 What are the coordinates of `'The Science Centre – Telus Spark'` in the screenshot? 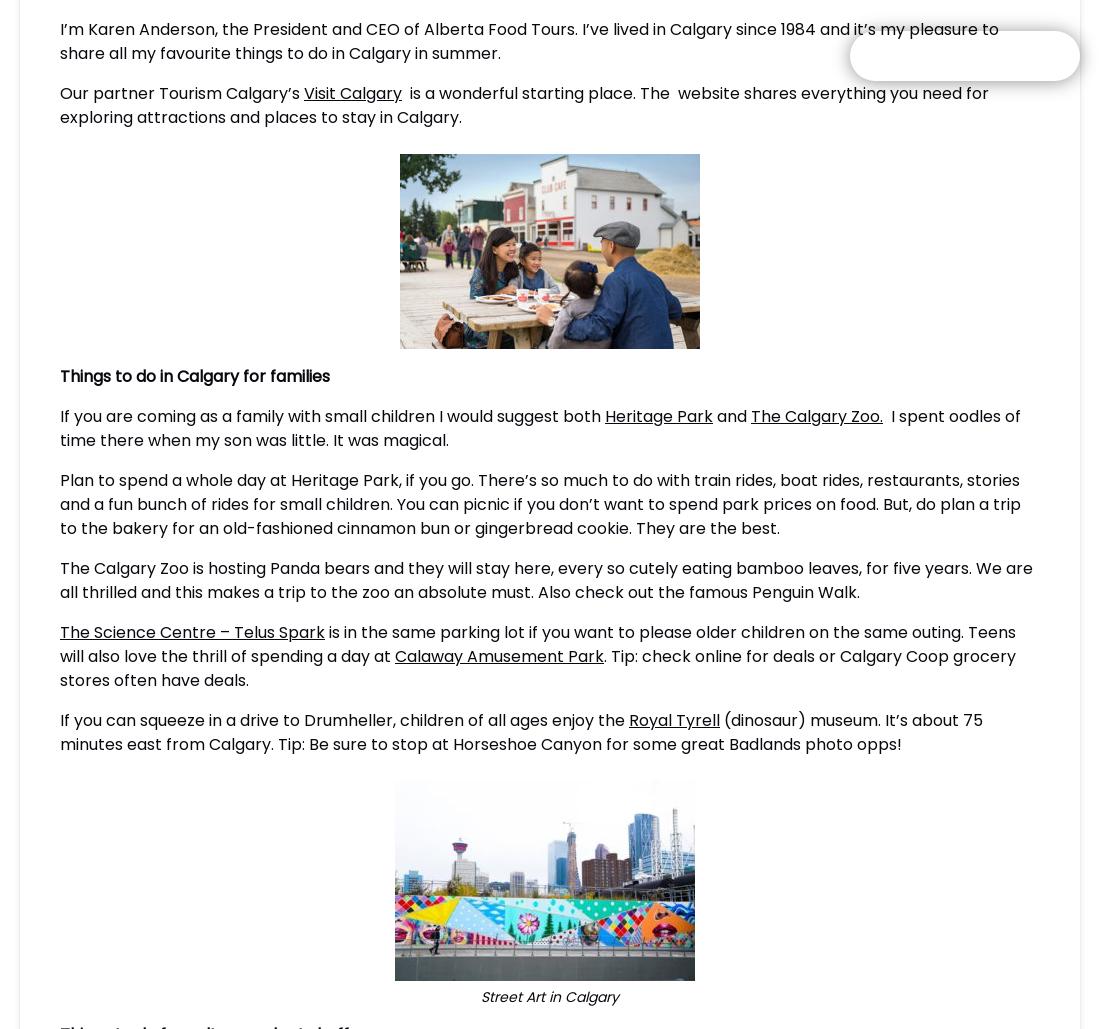 It's located at (191, 632).